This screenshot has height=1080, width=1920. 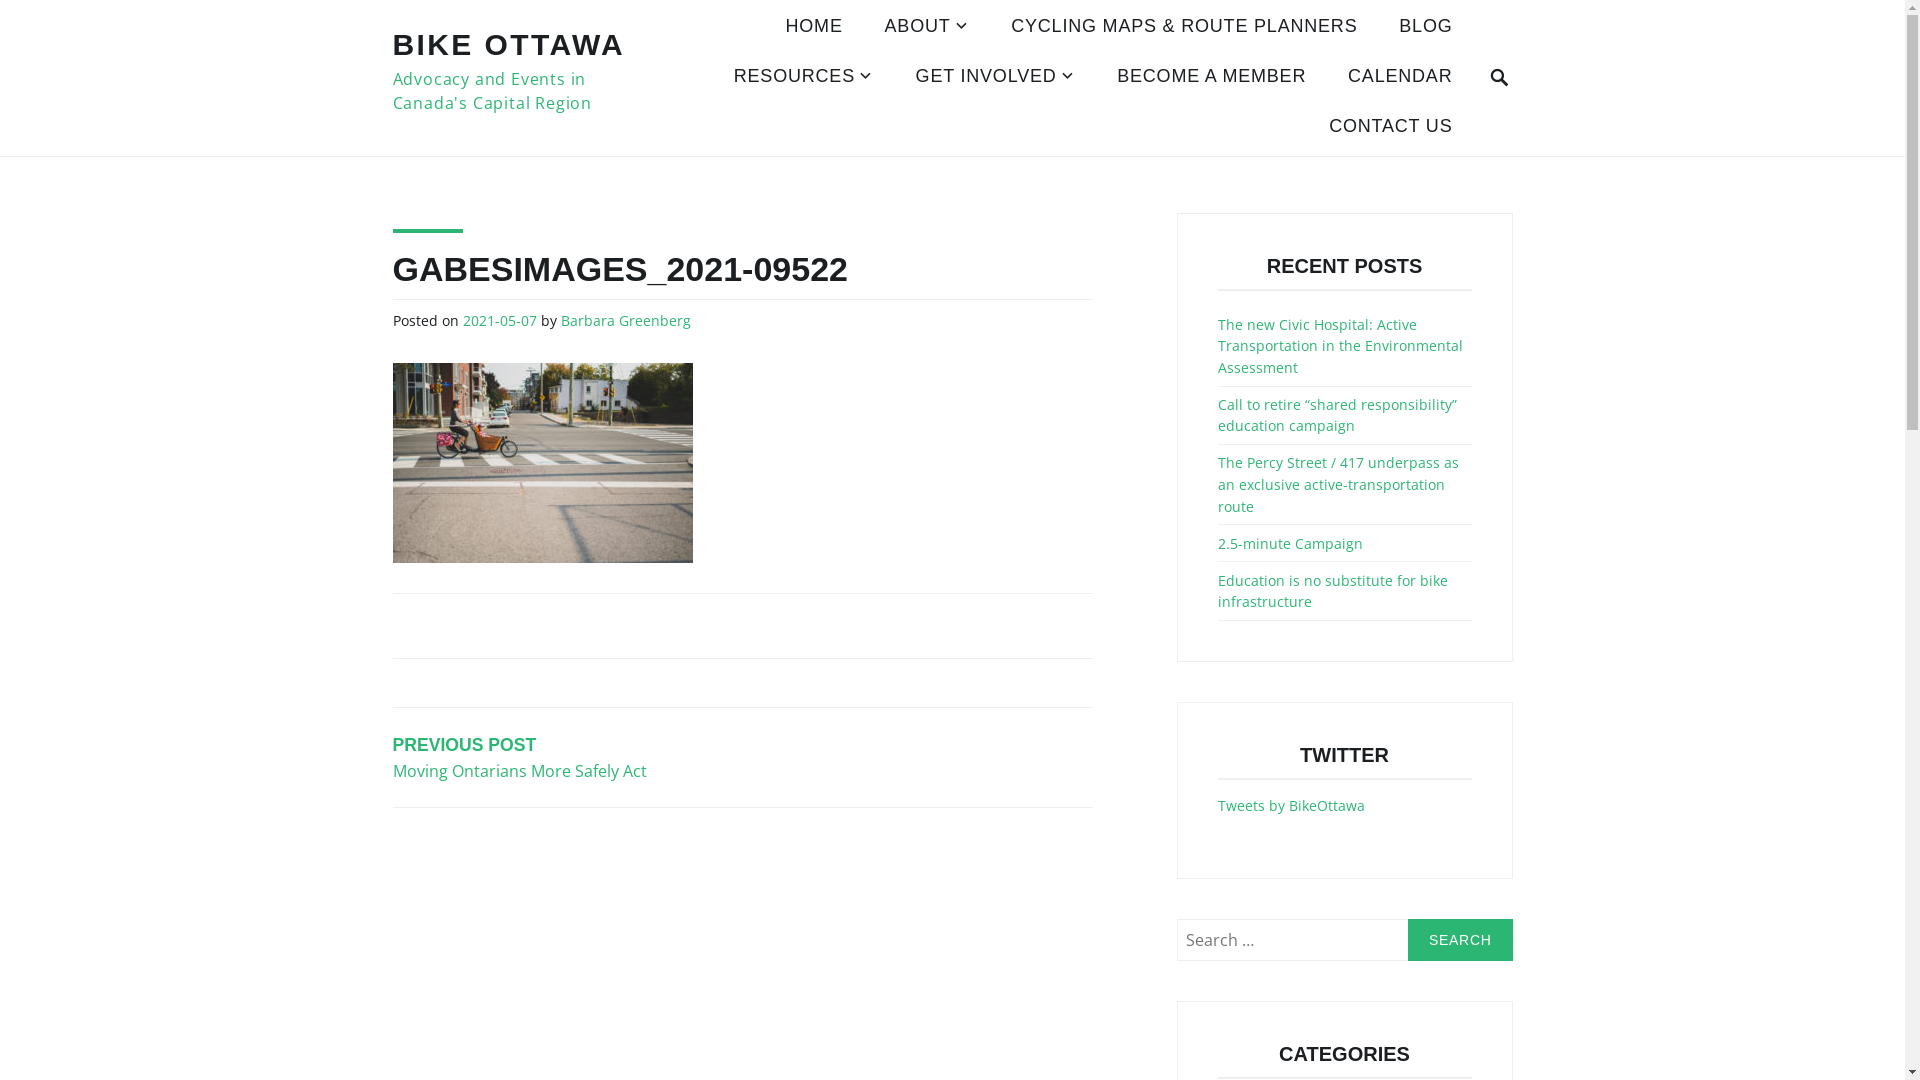 What do you see at coordinates (1389, 127) in the screenshot?
I see `'CONTACT US'` at bounding box center [1389, 127].